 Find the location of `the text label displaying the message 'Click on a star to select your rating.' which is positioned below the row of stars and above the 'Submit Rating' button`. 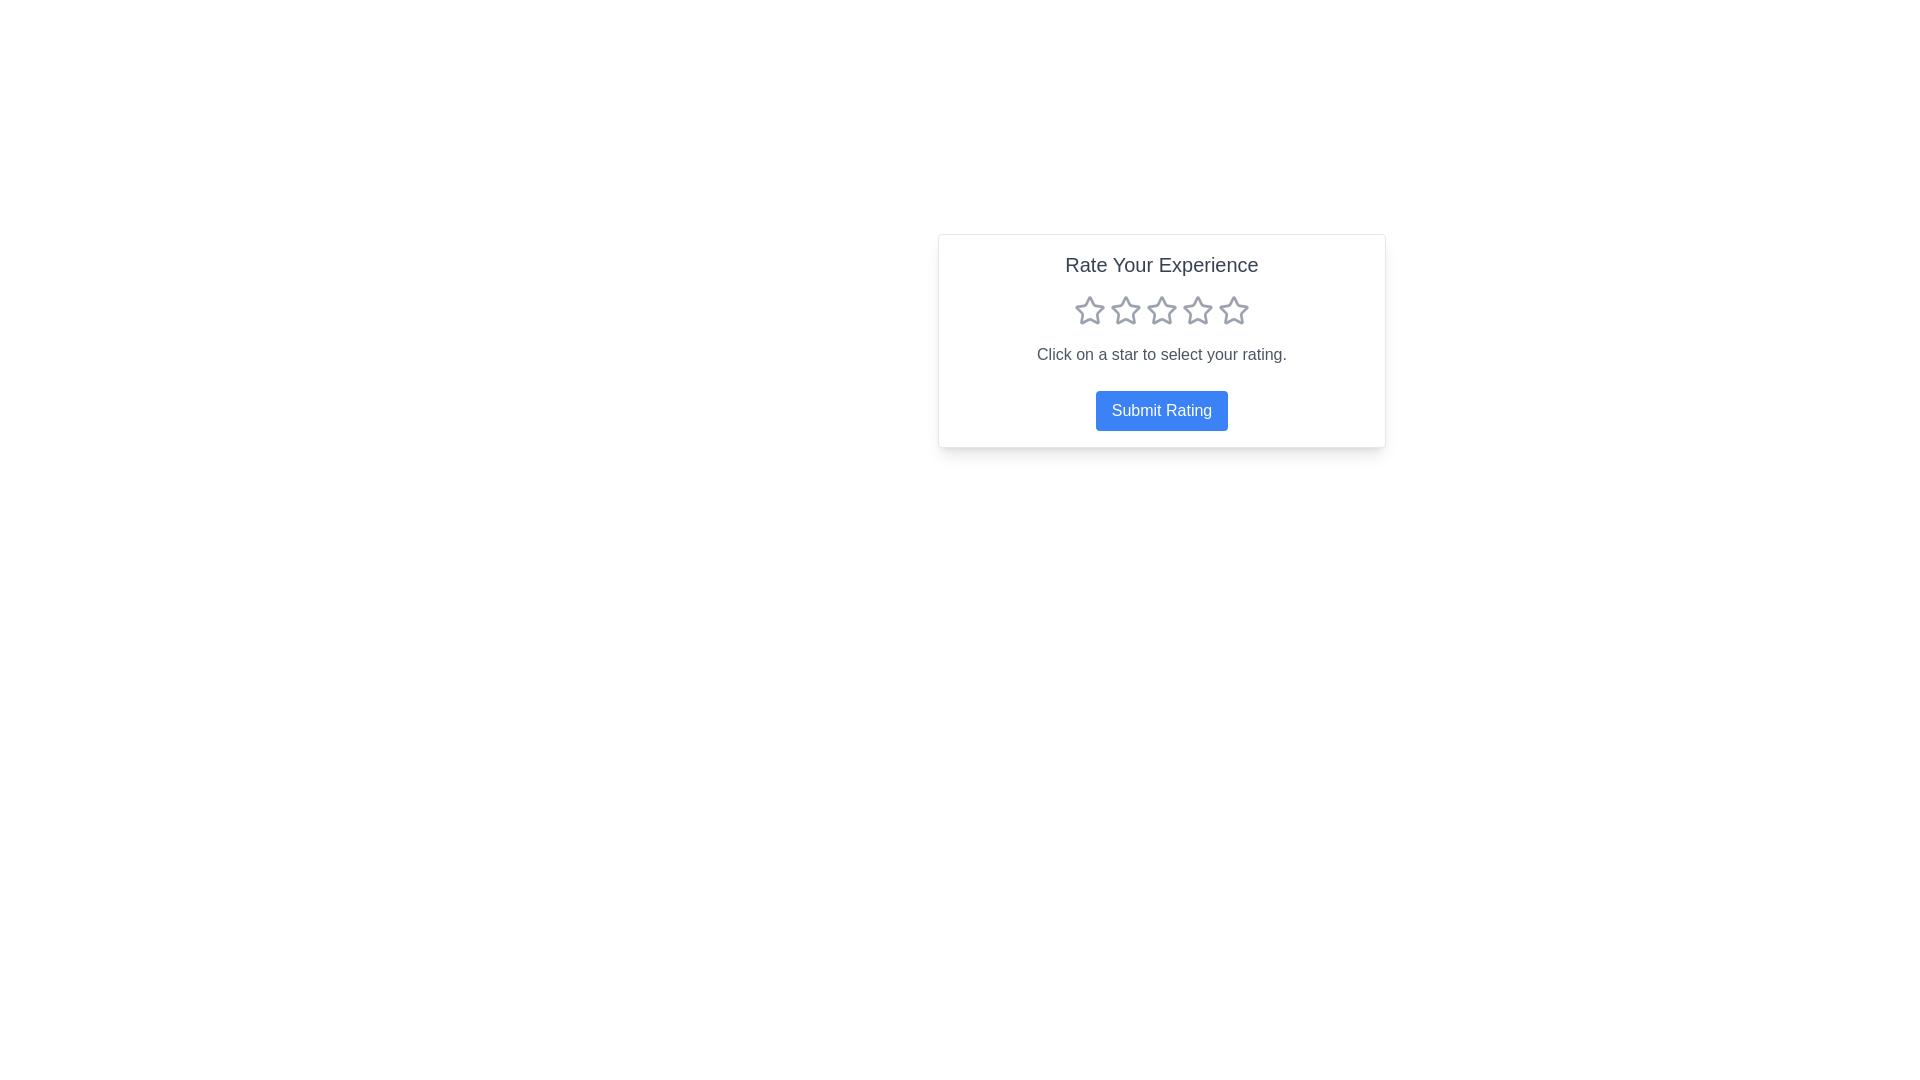

the text label displaying the message 'Click on a star to select your rating.' which is positioned below the row of stars and above the 'Submit Rating' button is located at coordinates (1161, 353).